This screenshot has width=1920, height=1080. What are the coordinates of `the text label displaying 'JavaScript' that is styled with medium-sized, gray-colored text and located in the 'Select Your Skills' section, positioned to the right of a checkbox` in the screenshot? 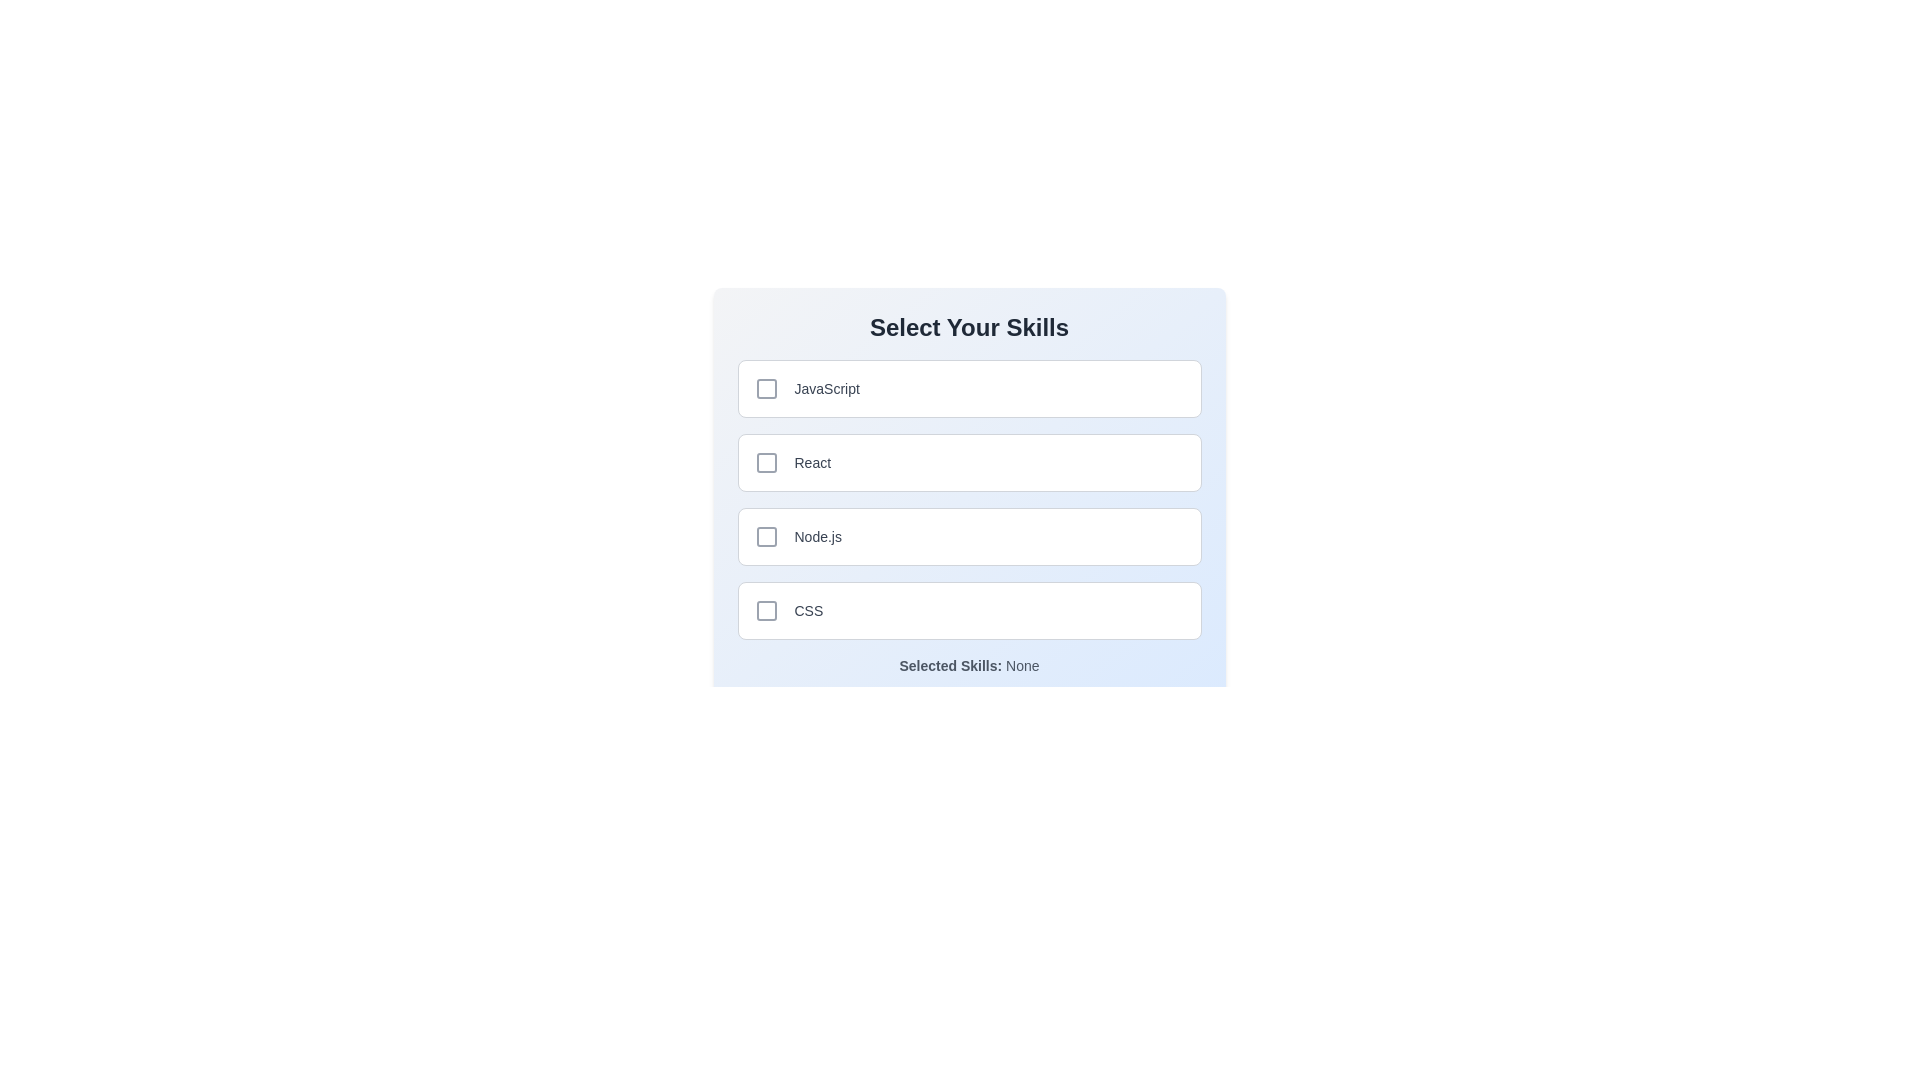 It's located at (827, 389).